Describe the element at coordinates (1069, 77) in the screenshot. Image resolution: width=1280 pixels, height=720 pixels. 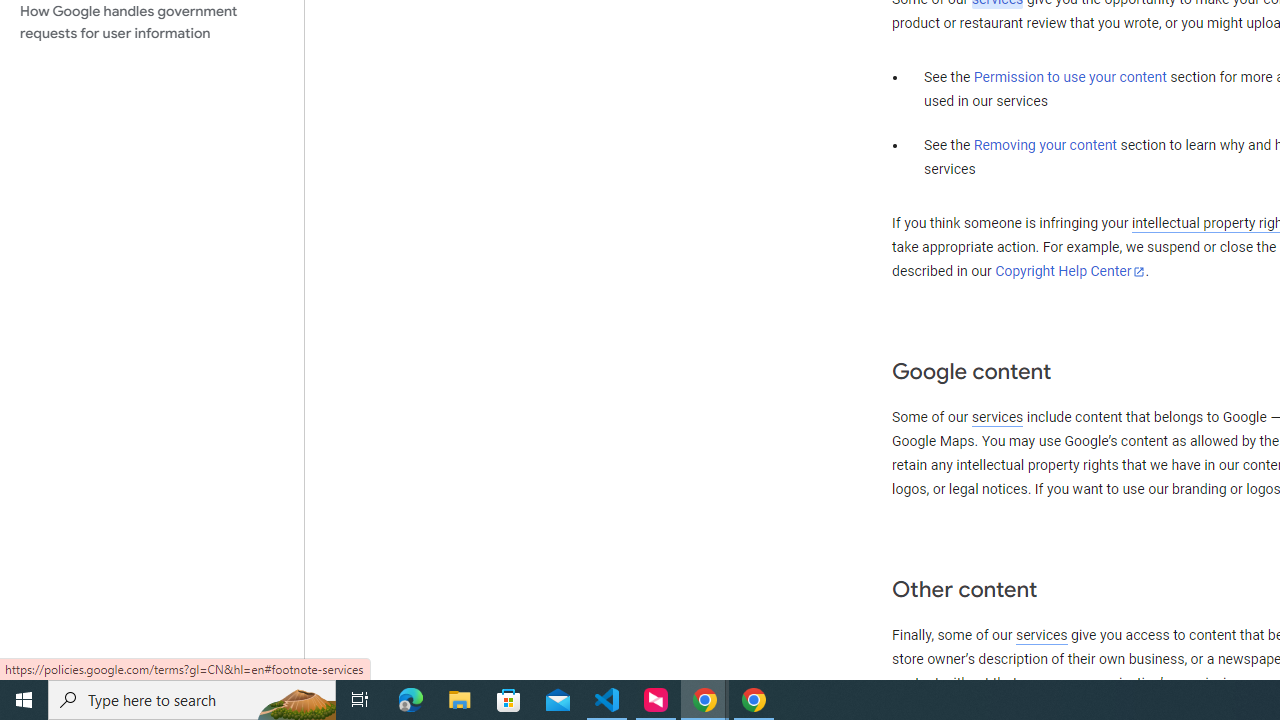
I see `'Permission to use your content'` at that location.